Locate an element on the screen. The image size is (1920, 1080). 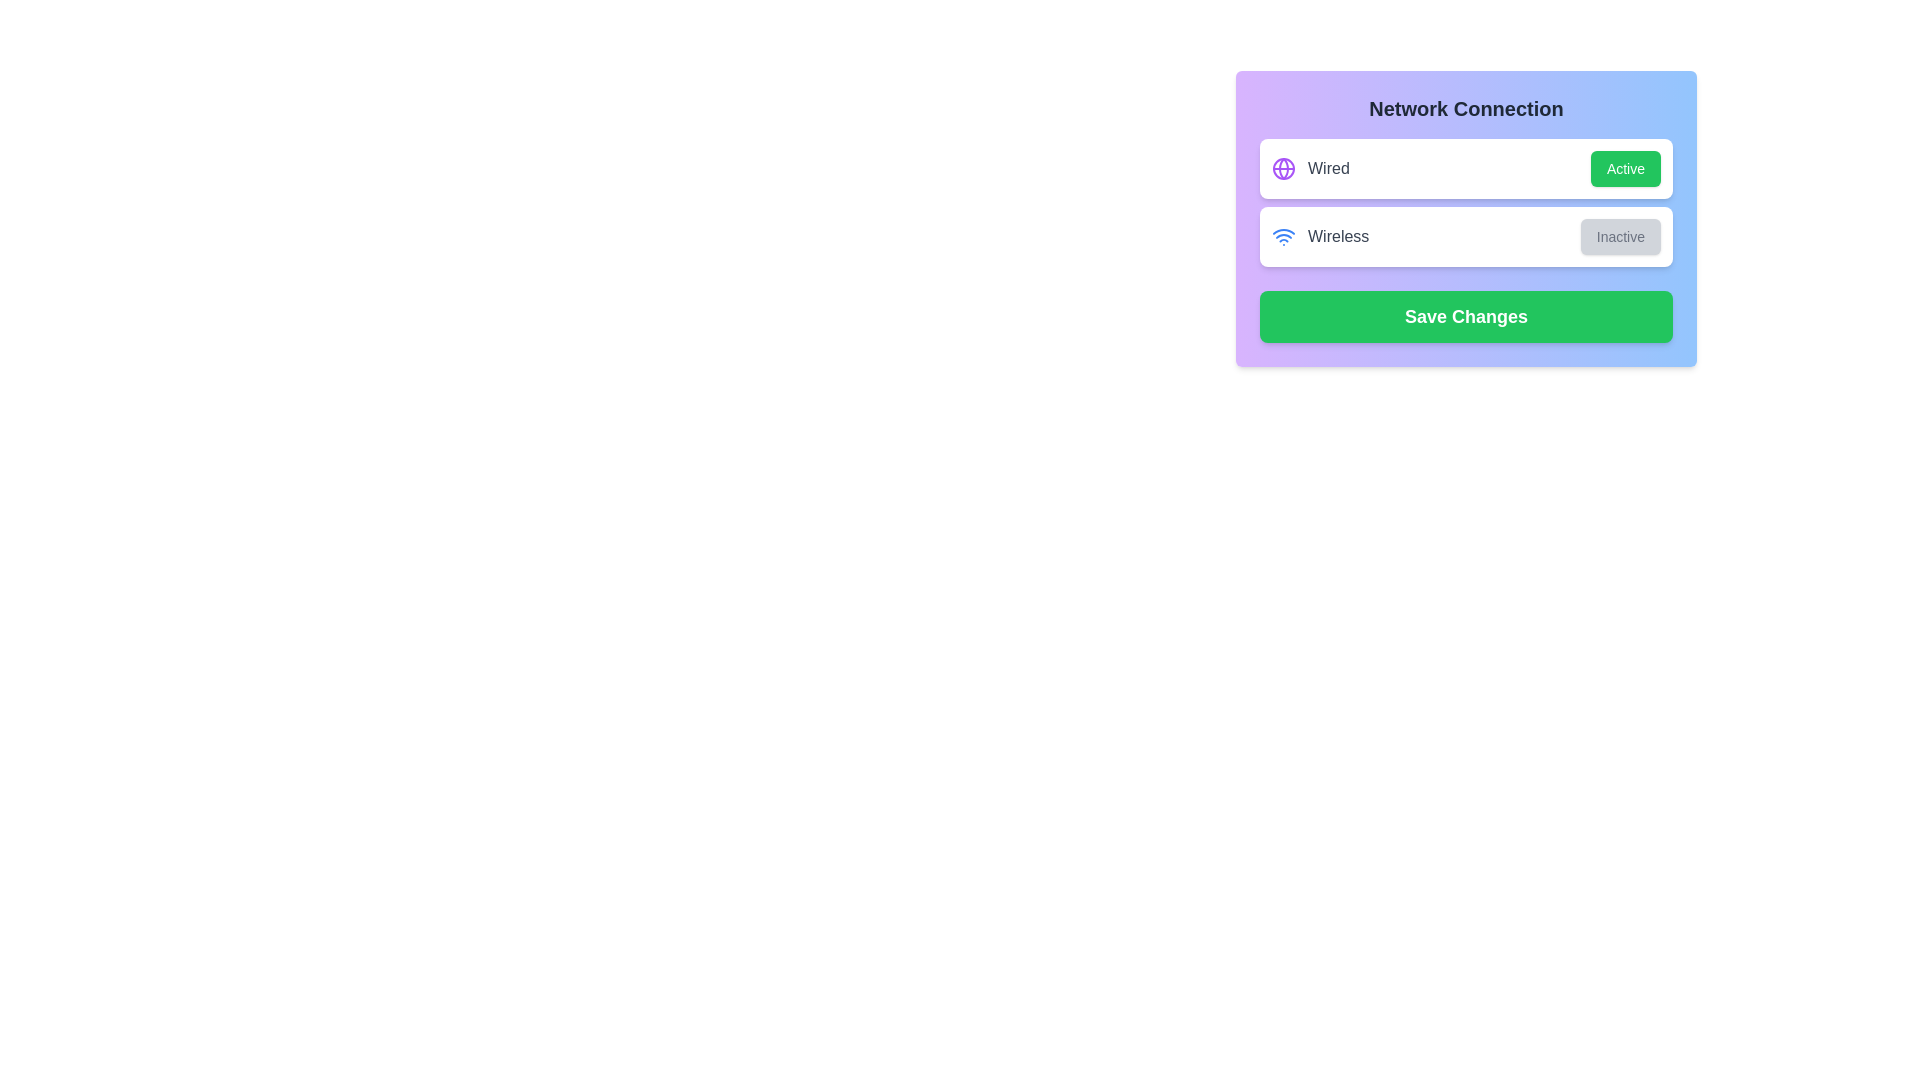
the 'Network Connection' heading and read its text is located at coordinates (1466, 108).